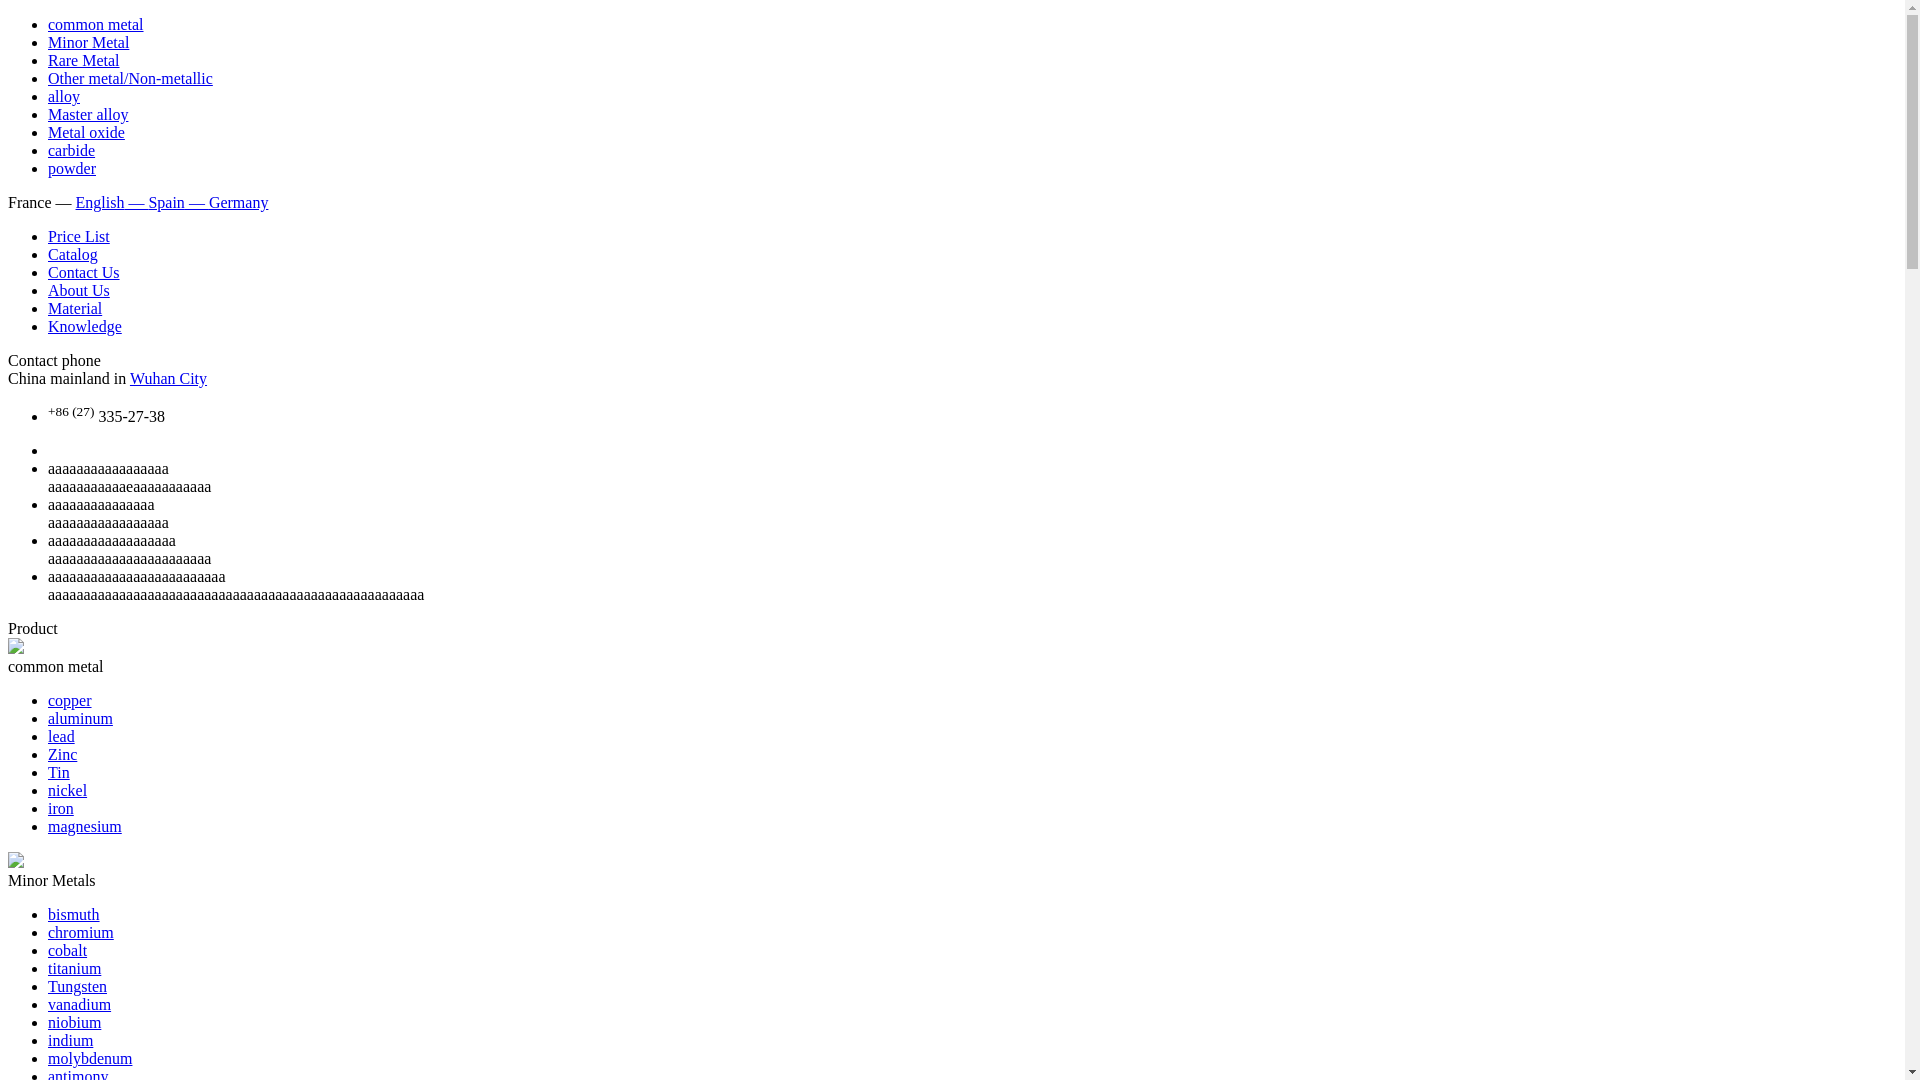  Describe the element at coordinates (71, 149) in the screenshot. I see `'carbide'` at that location.